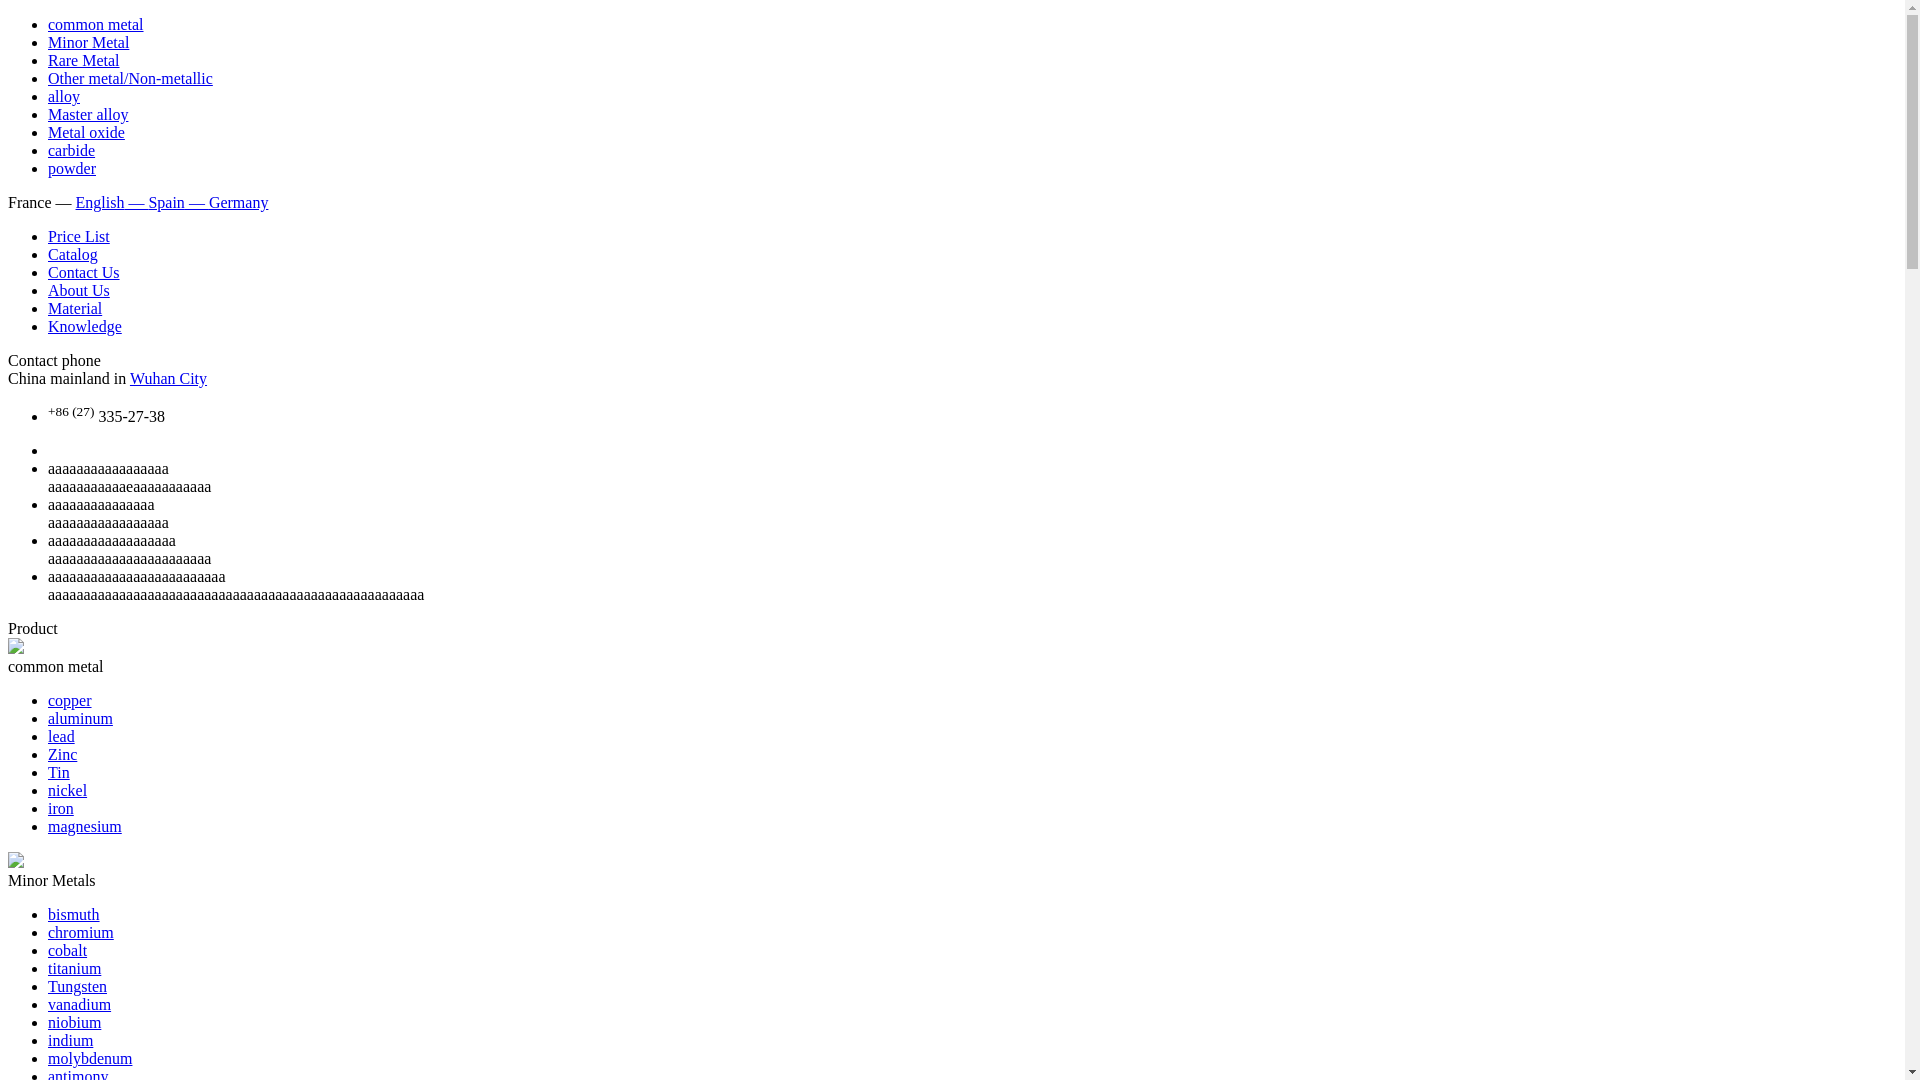  Describe the element at coordinates (71, 149) in the screenshot. I see `'carbide'` at that location.